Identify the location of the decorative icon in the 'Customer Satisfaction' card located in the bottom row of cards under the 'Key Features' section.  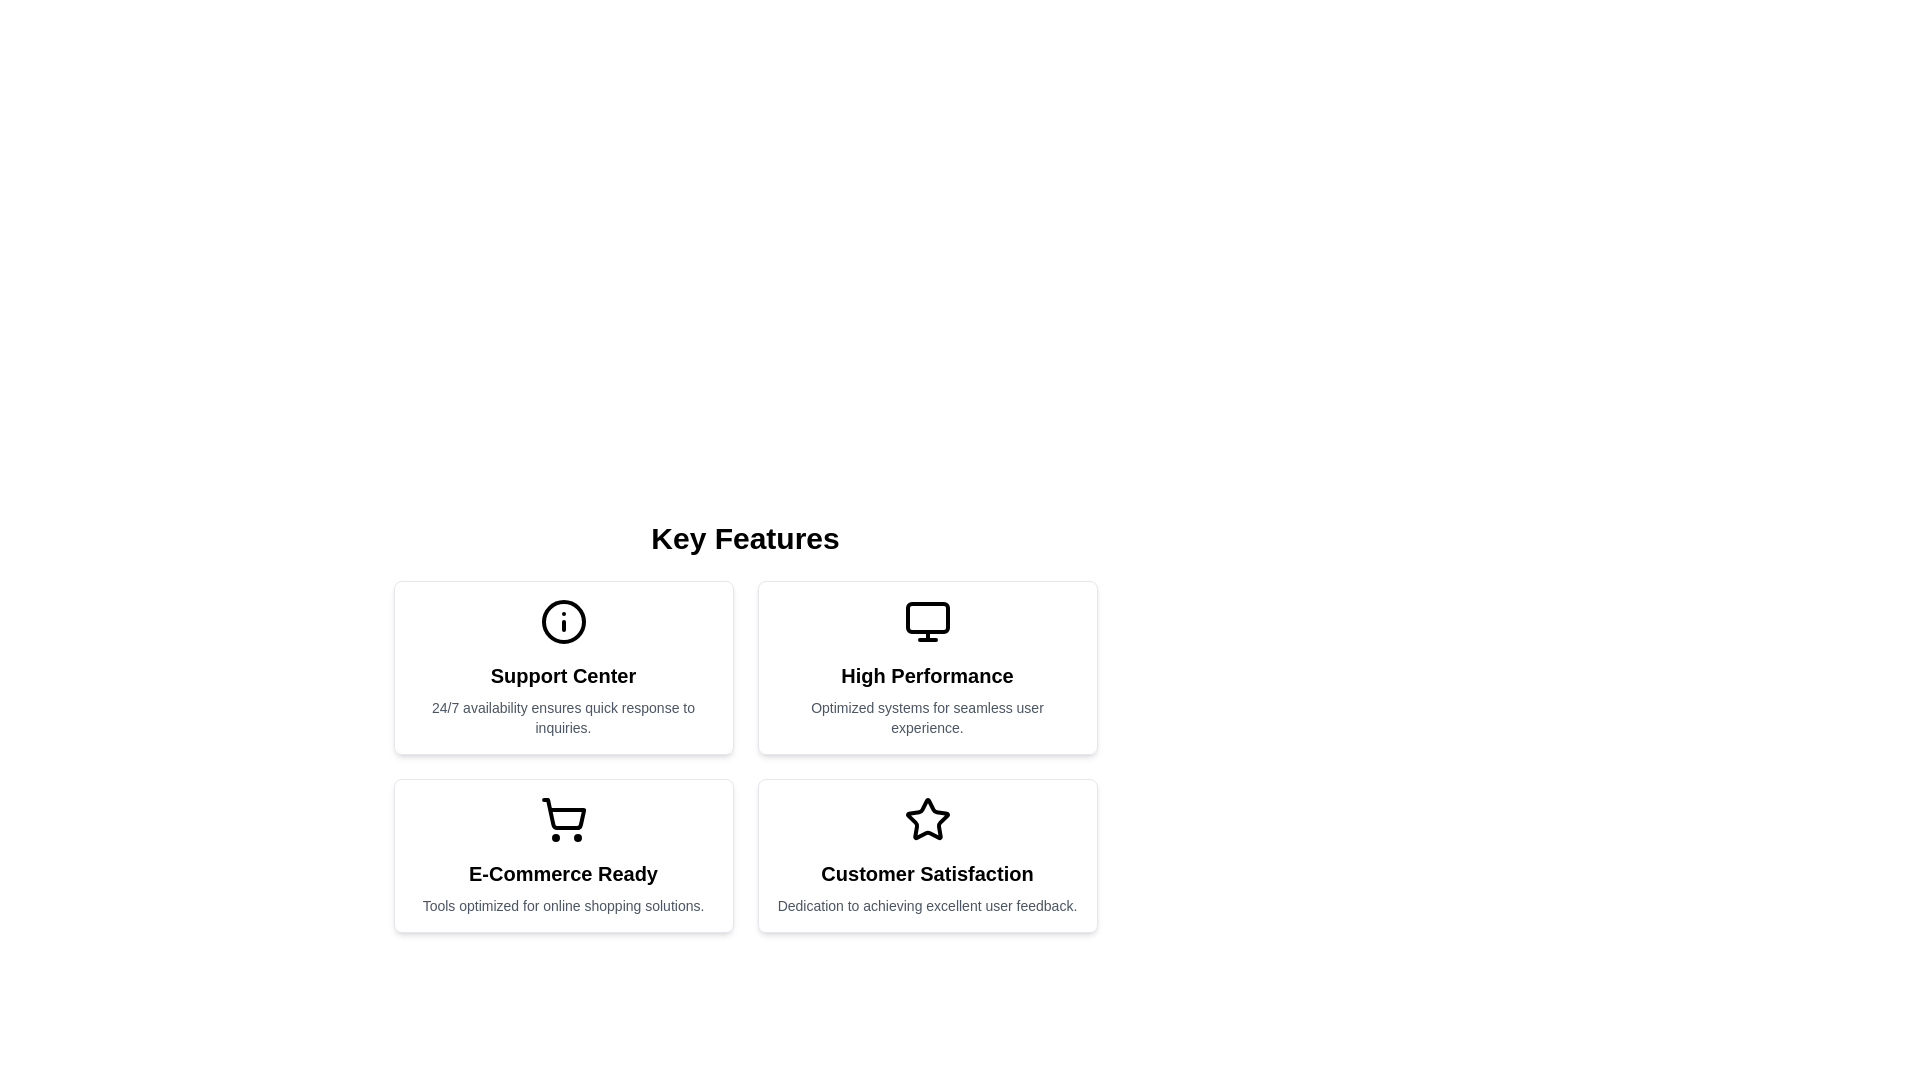
(926, 820).